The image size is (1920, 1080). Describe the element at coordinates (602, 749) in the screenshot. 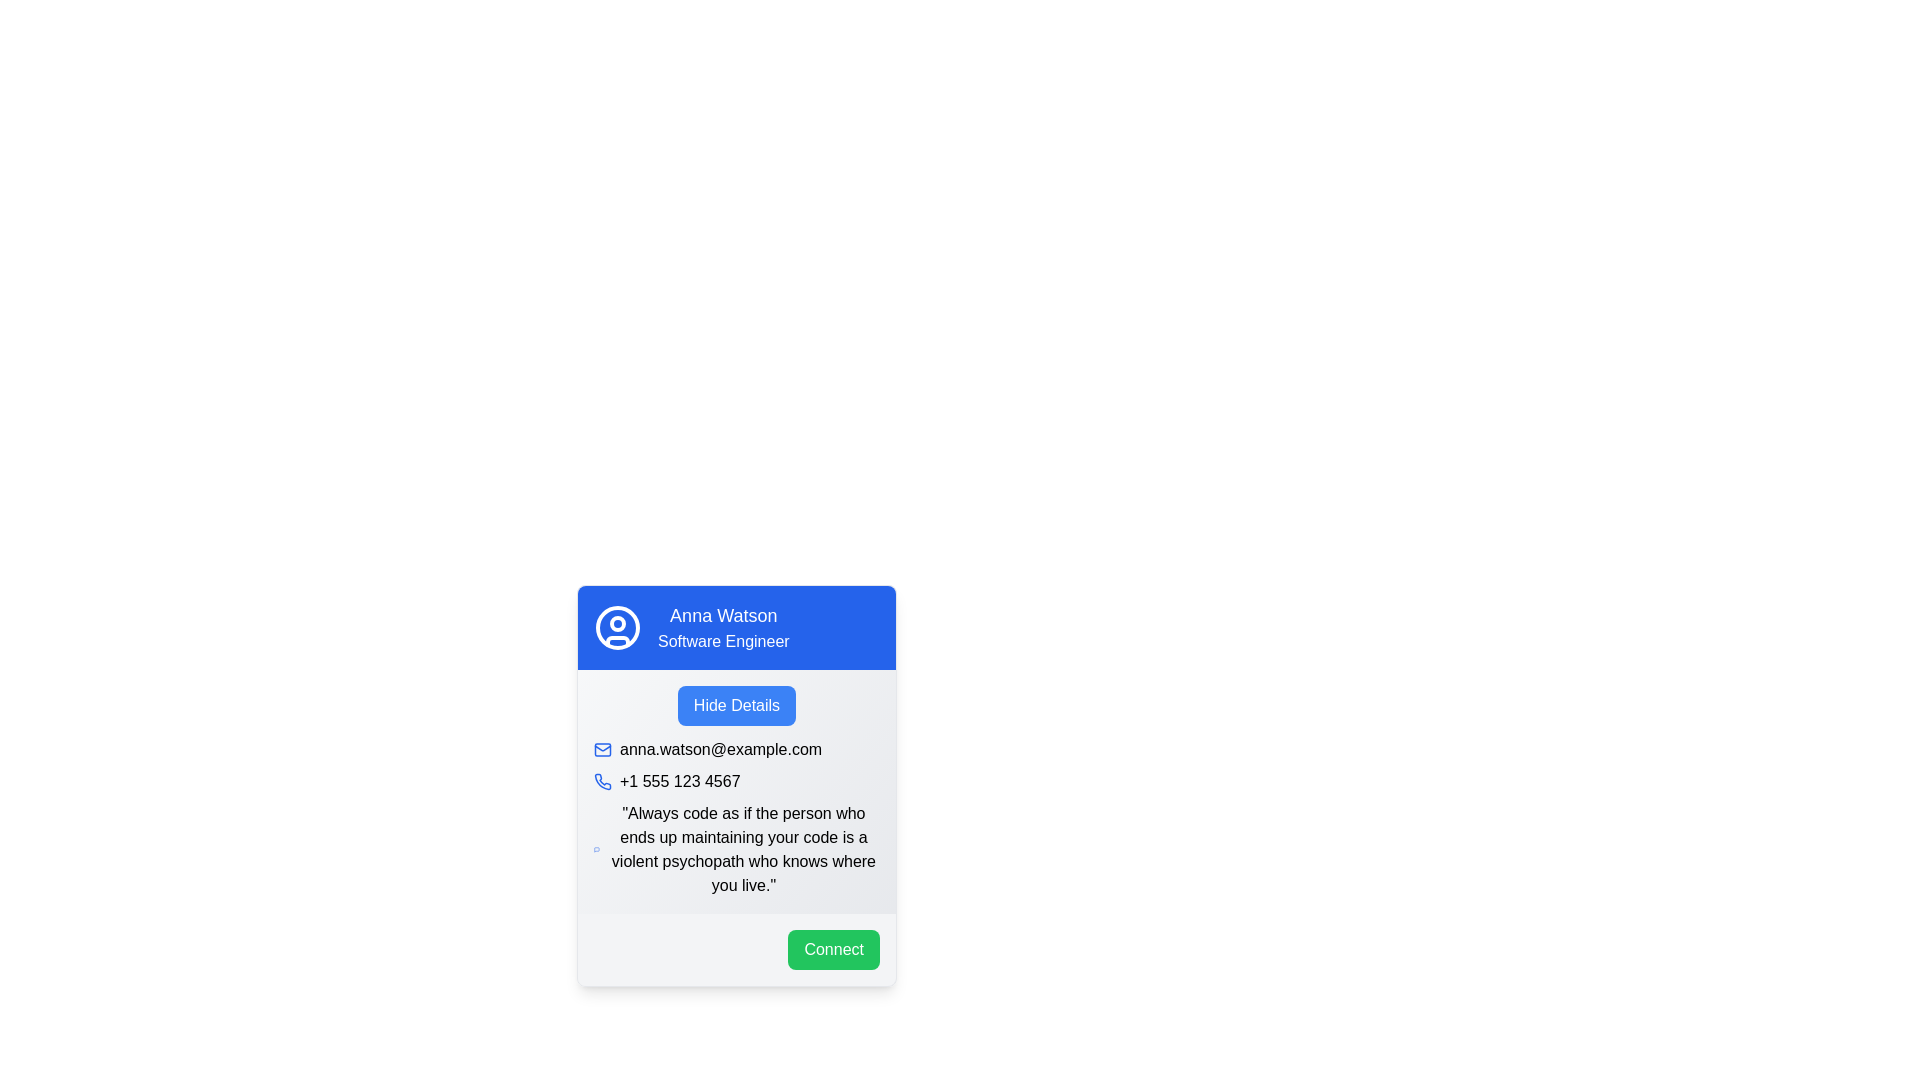

I see `the small blue email icon located to the left of the text 'anna.watson@example.com' in the contact information section of the profile card` at that location.